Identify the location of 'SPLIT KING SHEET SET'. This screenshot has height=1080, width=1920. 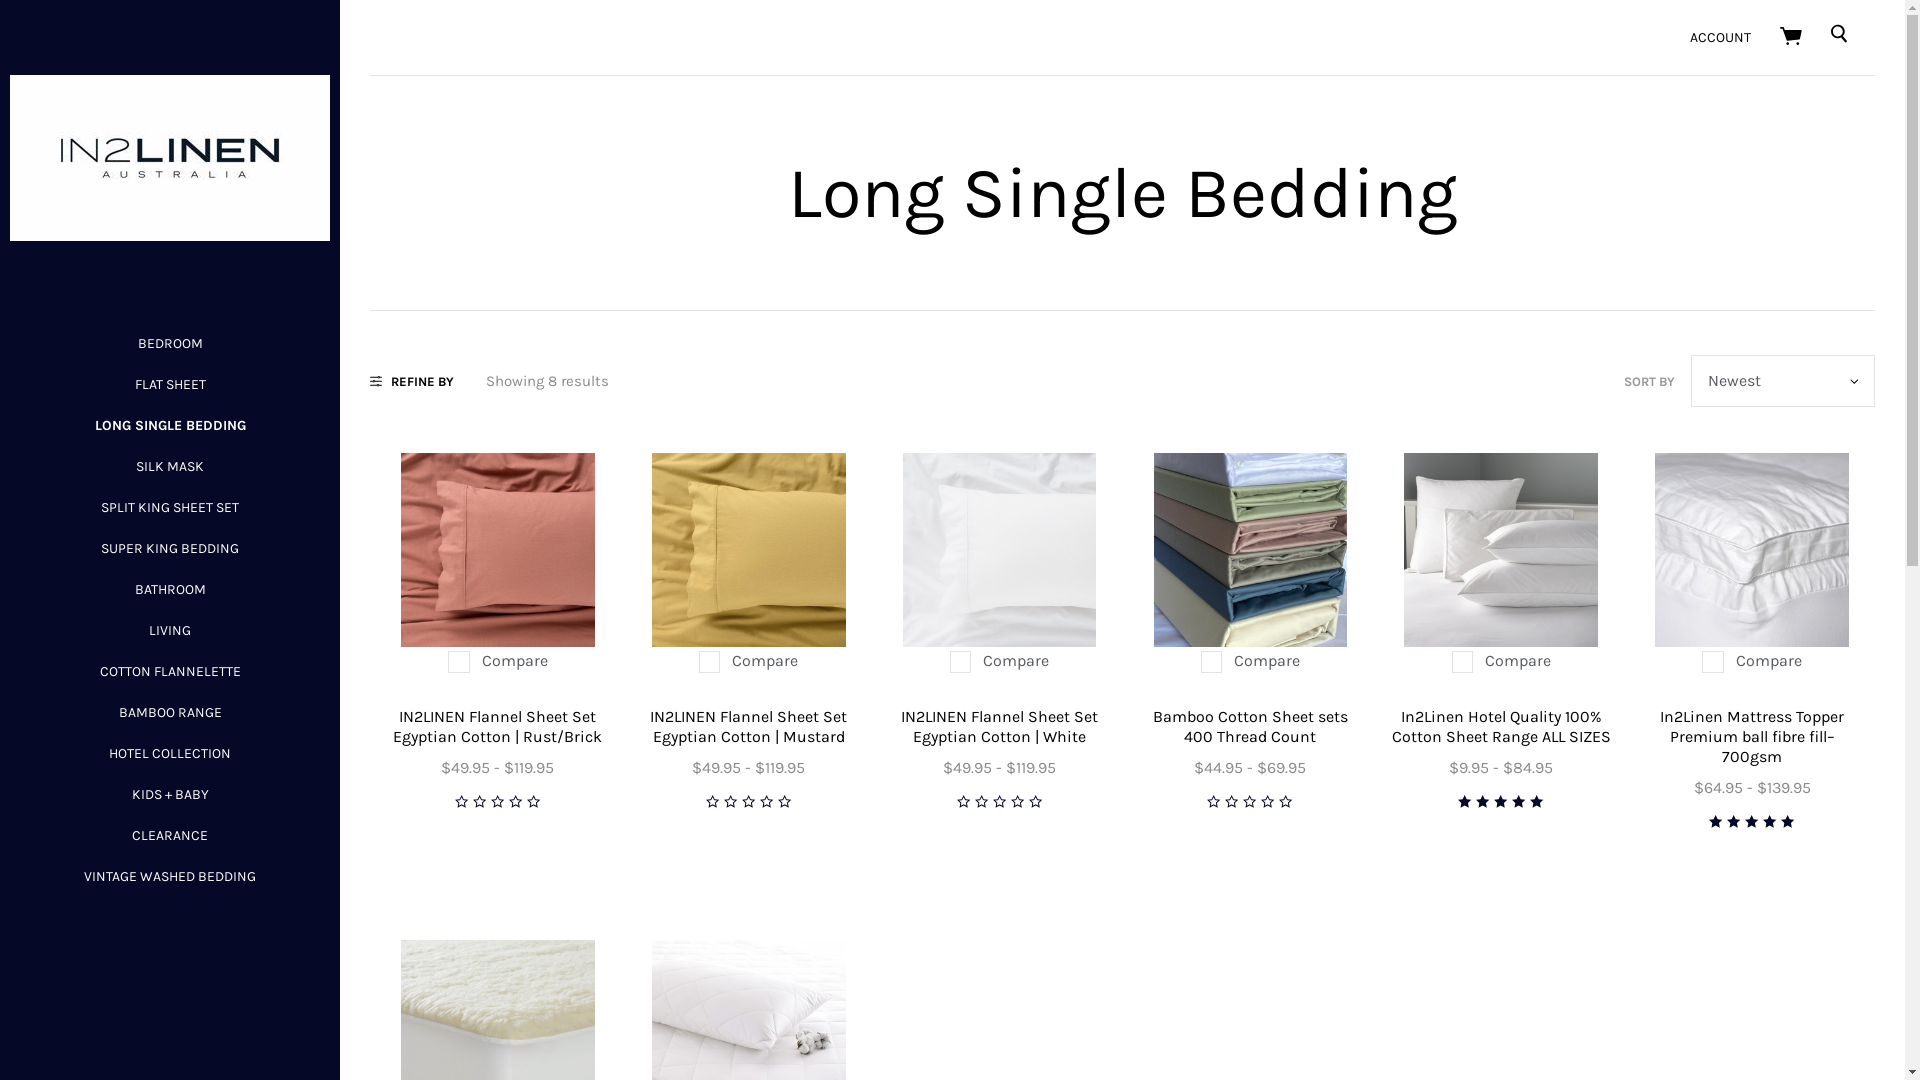
(169, 506).